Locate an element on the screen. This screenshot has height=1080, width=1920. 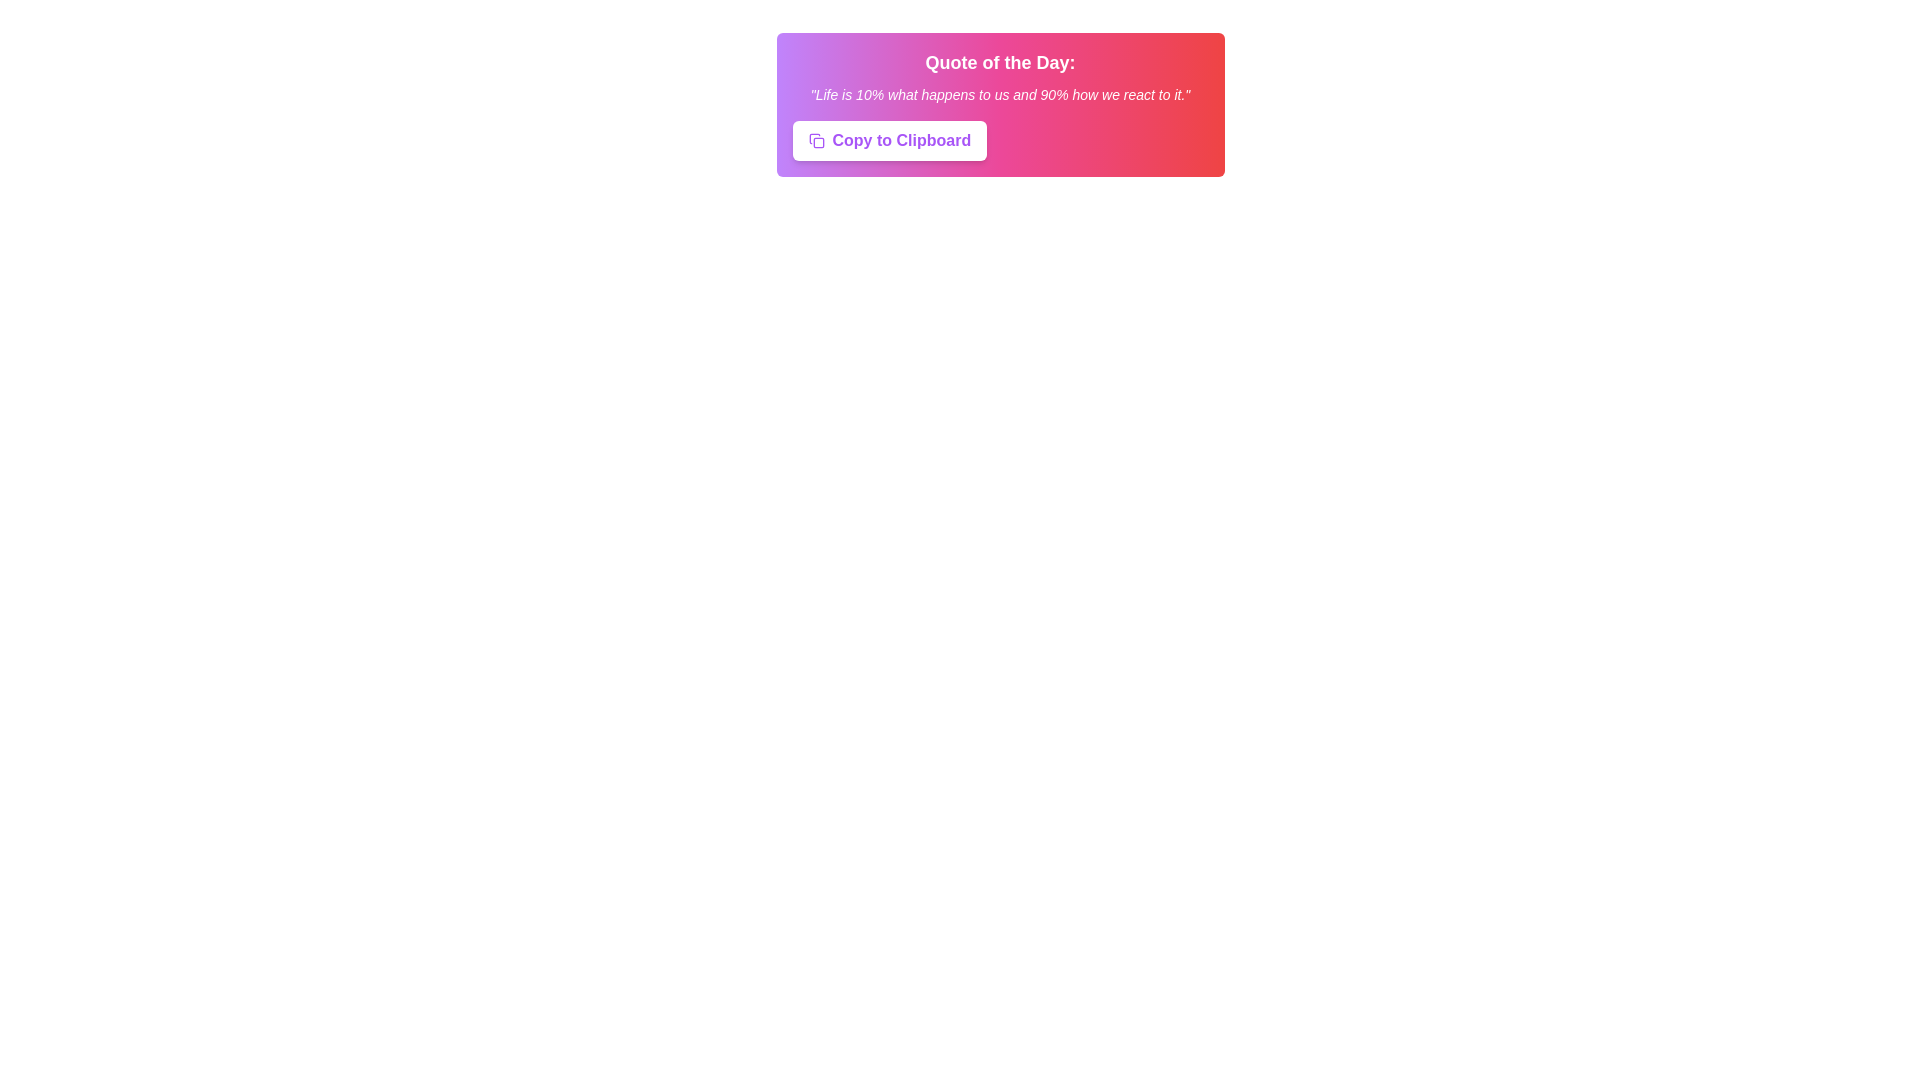
the small curved geometric shape that is part of the clipboard icon located to the left of the 'Copy to Clipboard' label is located at coordinates (814, 137).